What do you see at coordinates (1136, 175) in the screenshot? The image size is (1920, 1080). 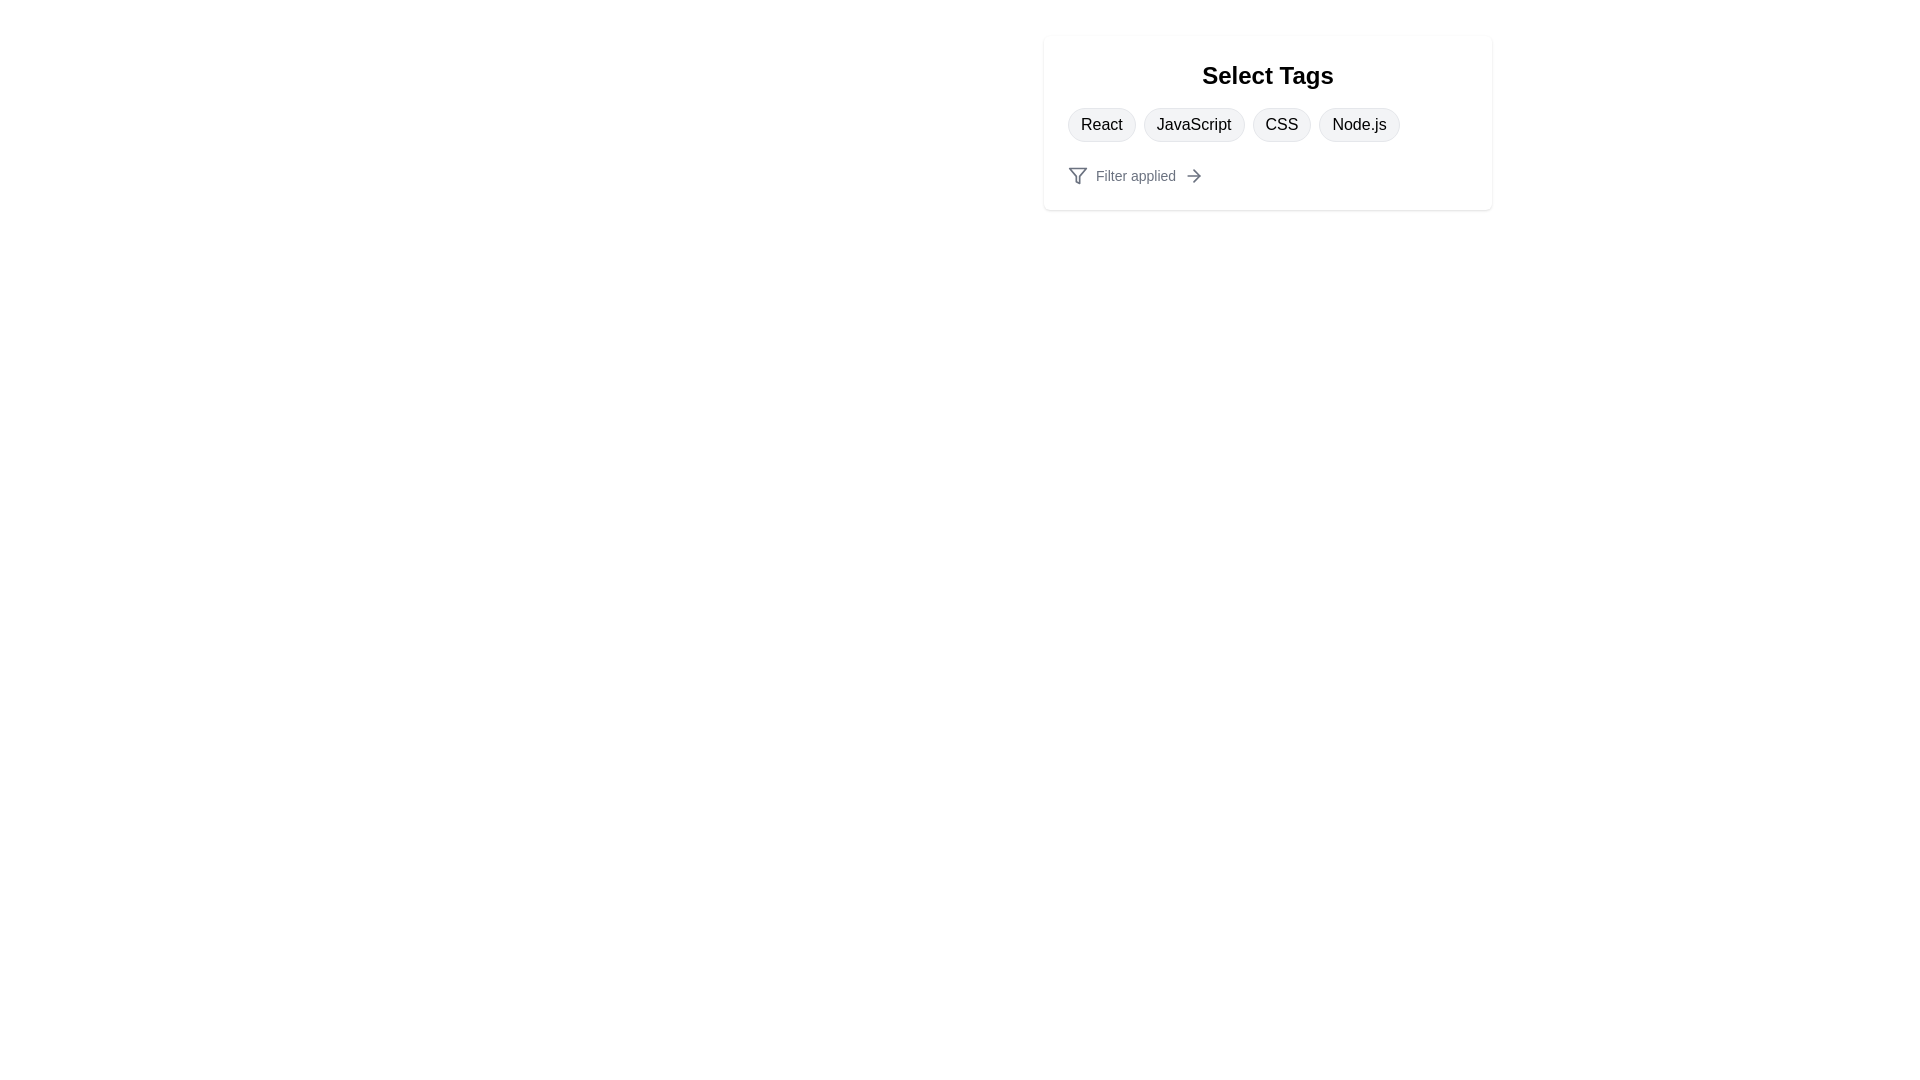 I see `the 'Filter applied' label, which is a small gray text indicating a status, located between a filter icon and an arrow icon` at bounding box center [1136, 175].